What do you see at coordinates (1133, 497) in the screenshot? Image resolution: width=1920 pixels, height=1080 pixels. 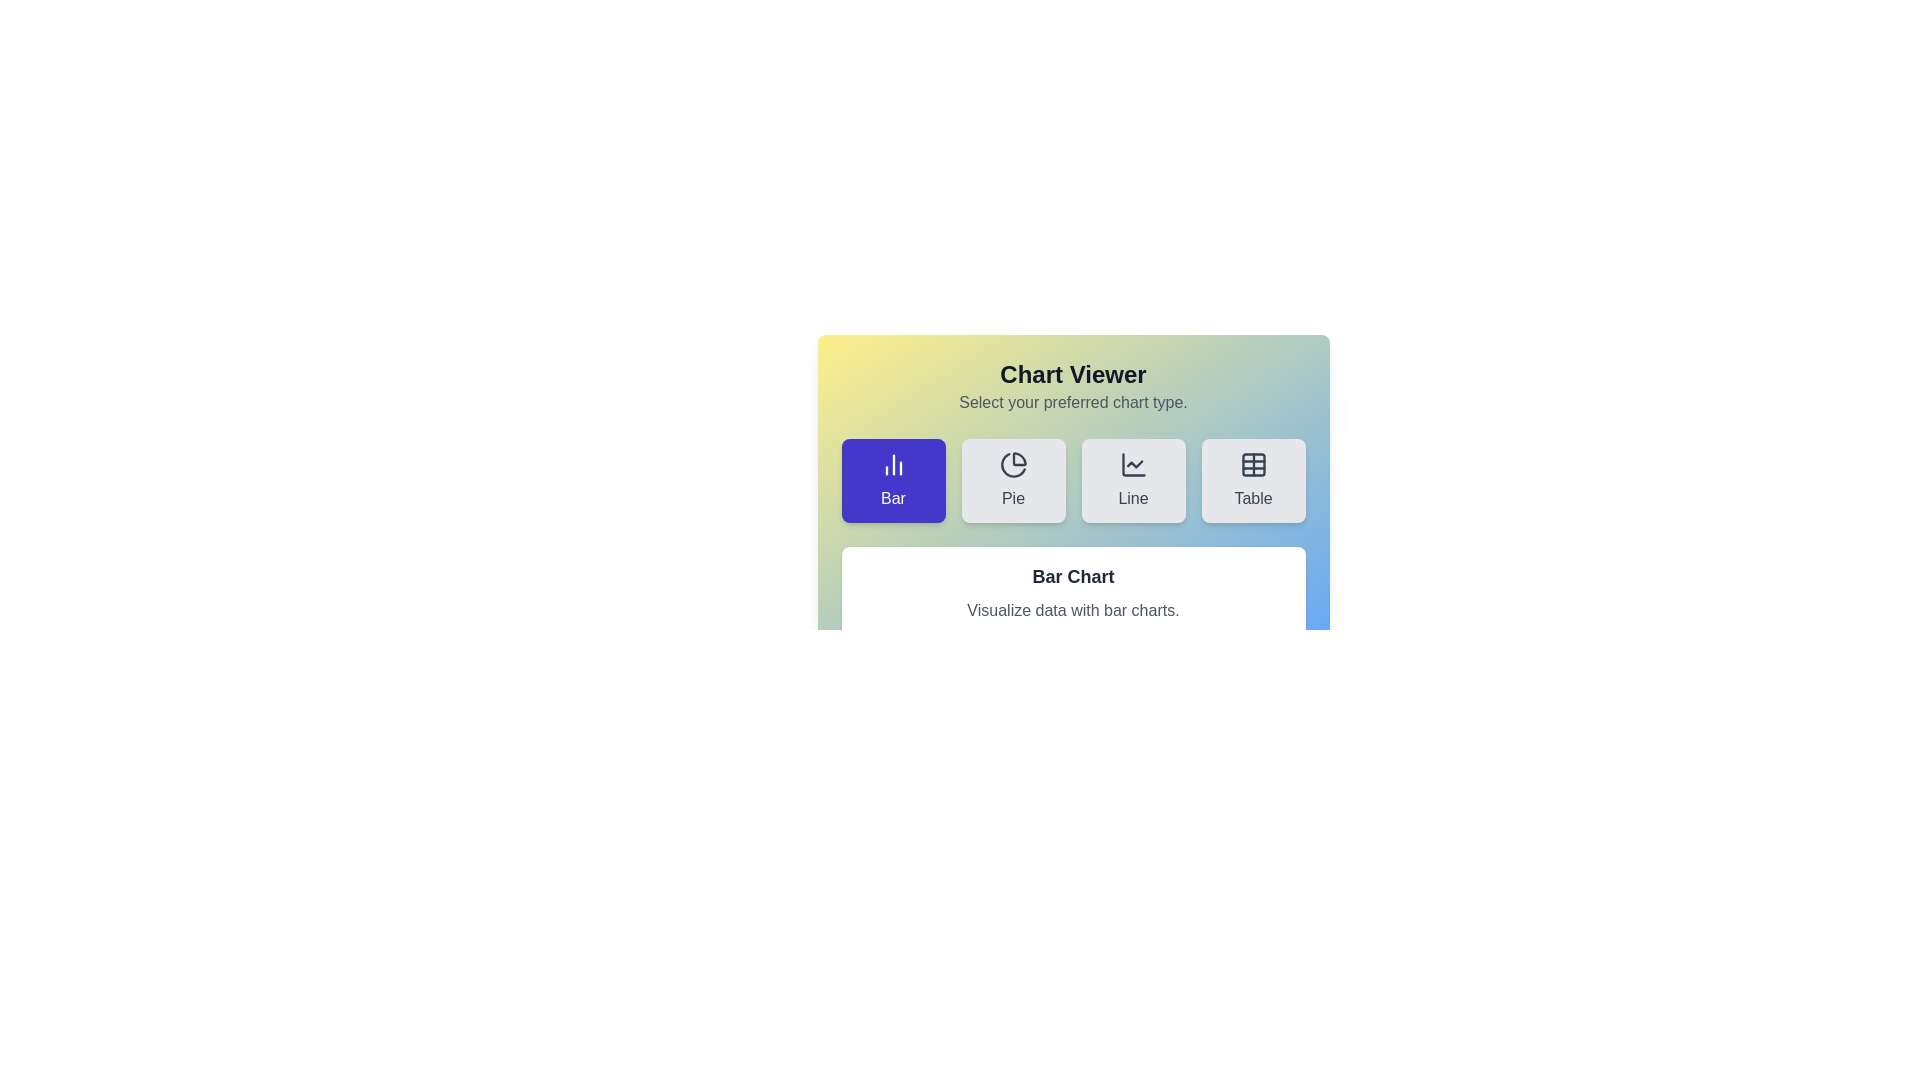 I see `the text content of the label displaying 'Line', located below the line chart icon in the chart type selection group` at bounding box center [1133, 497].